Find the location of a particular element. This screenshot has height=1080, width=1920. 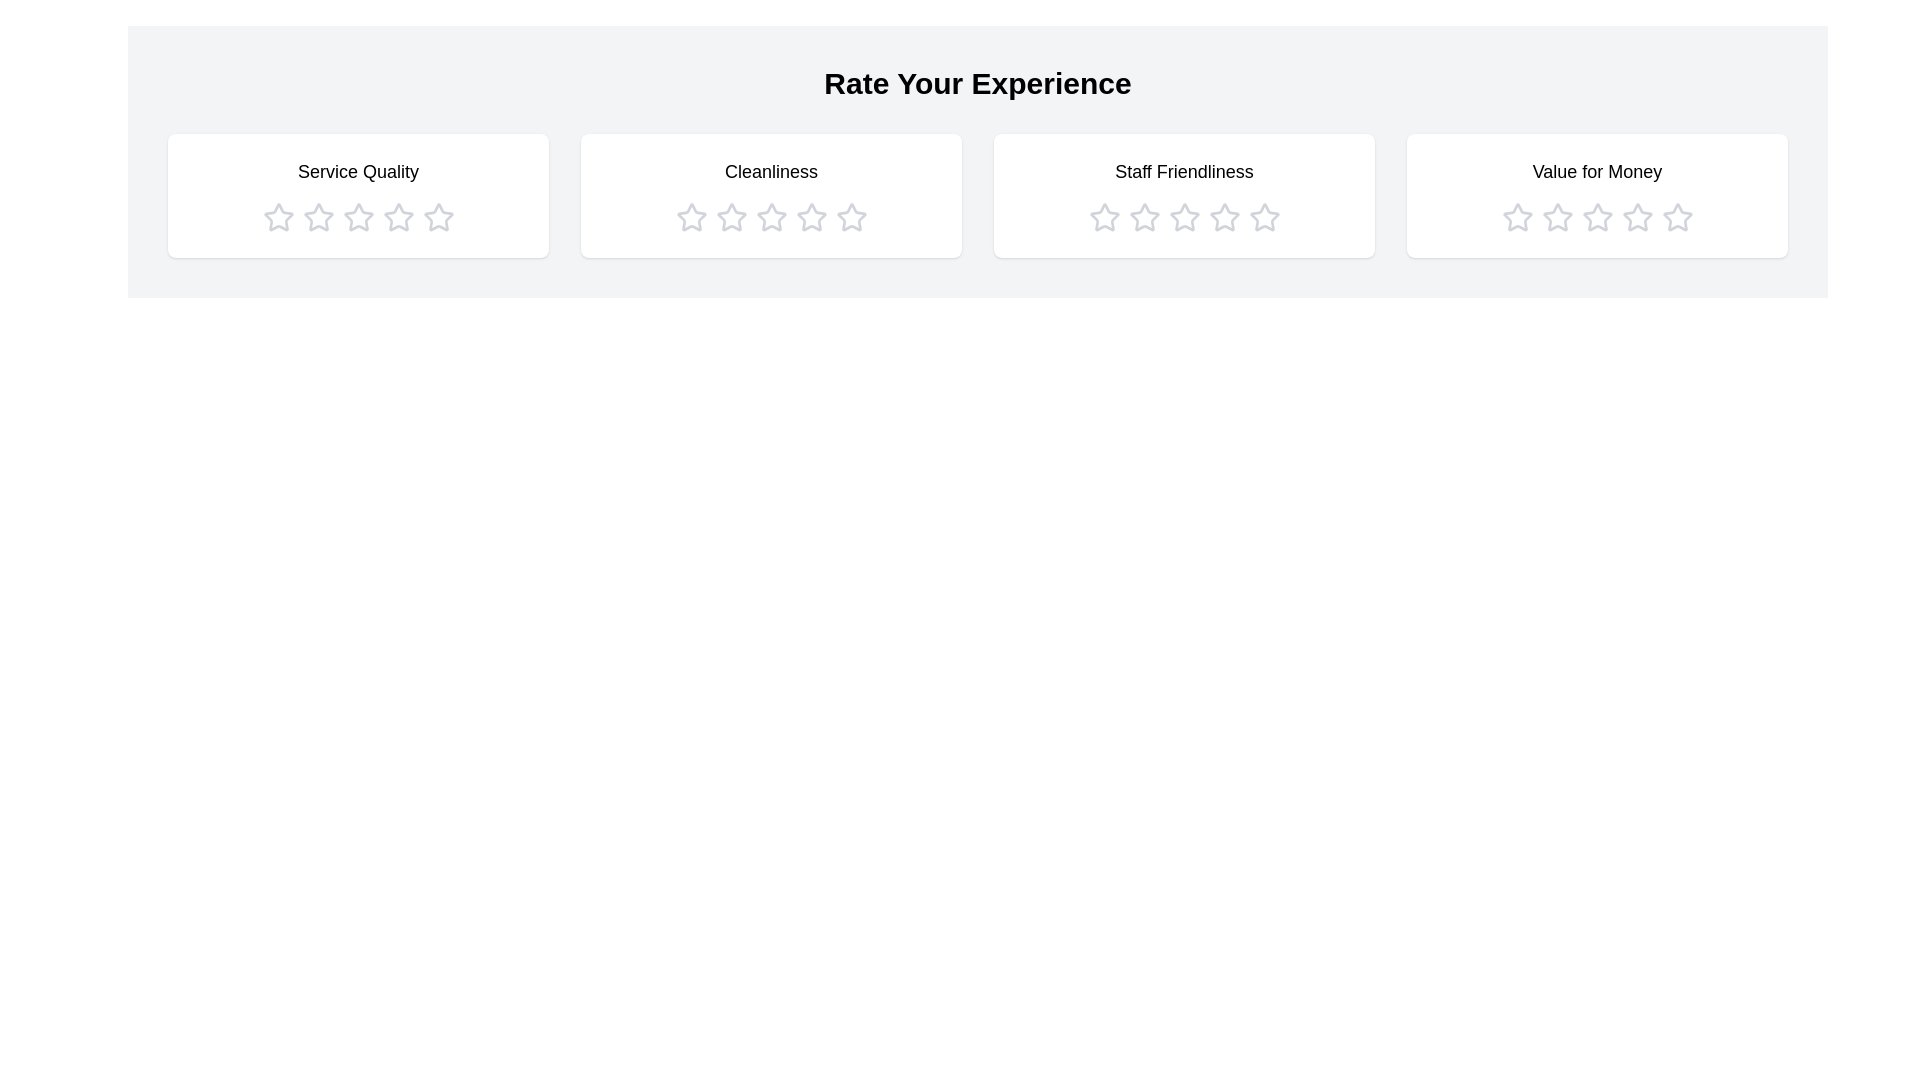

the star icon corresponding to 2 stars in the category Cleanliness is located at coordinates (730, 218).